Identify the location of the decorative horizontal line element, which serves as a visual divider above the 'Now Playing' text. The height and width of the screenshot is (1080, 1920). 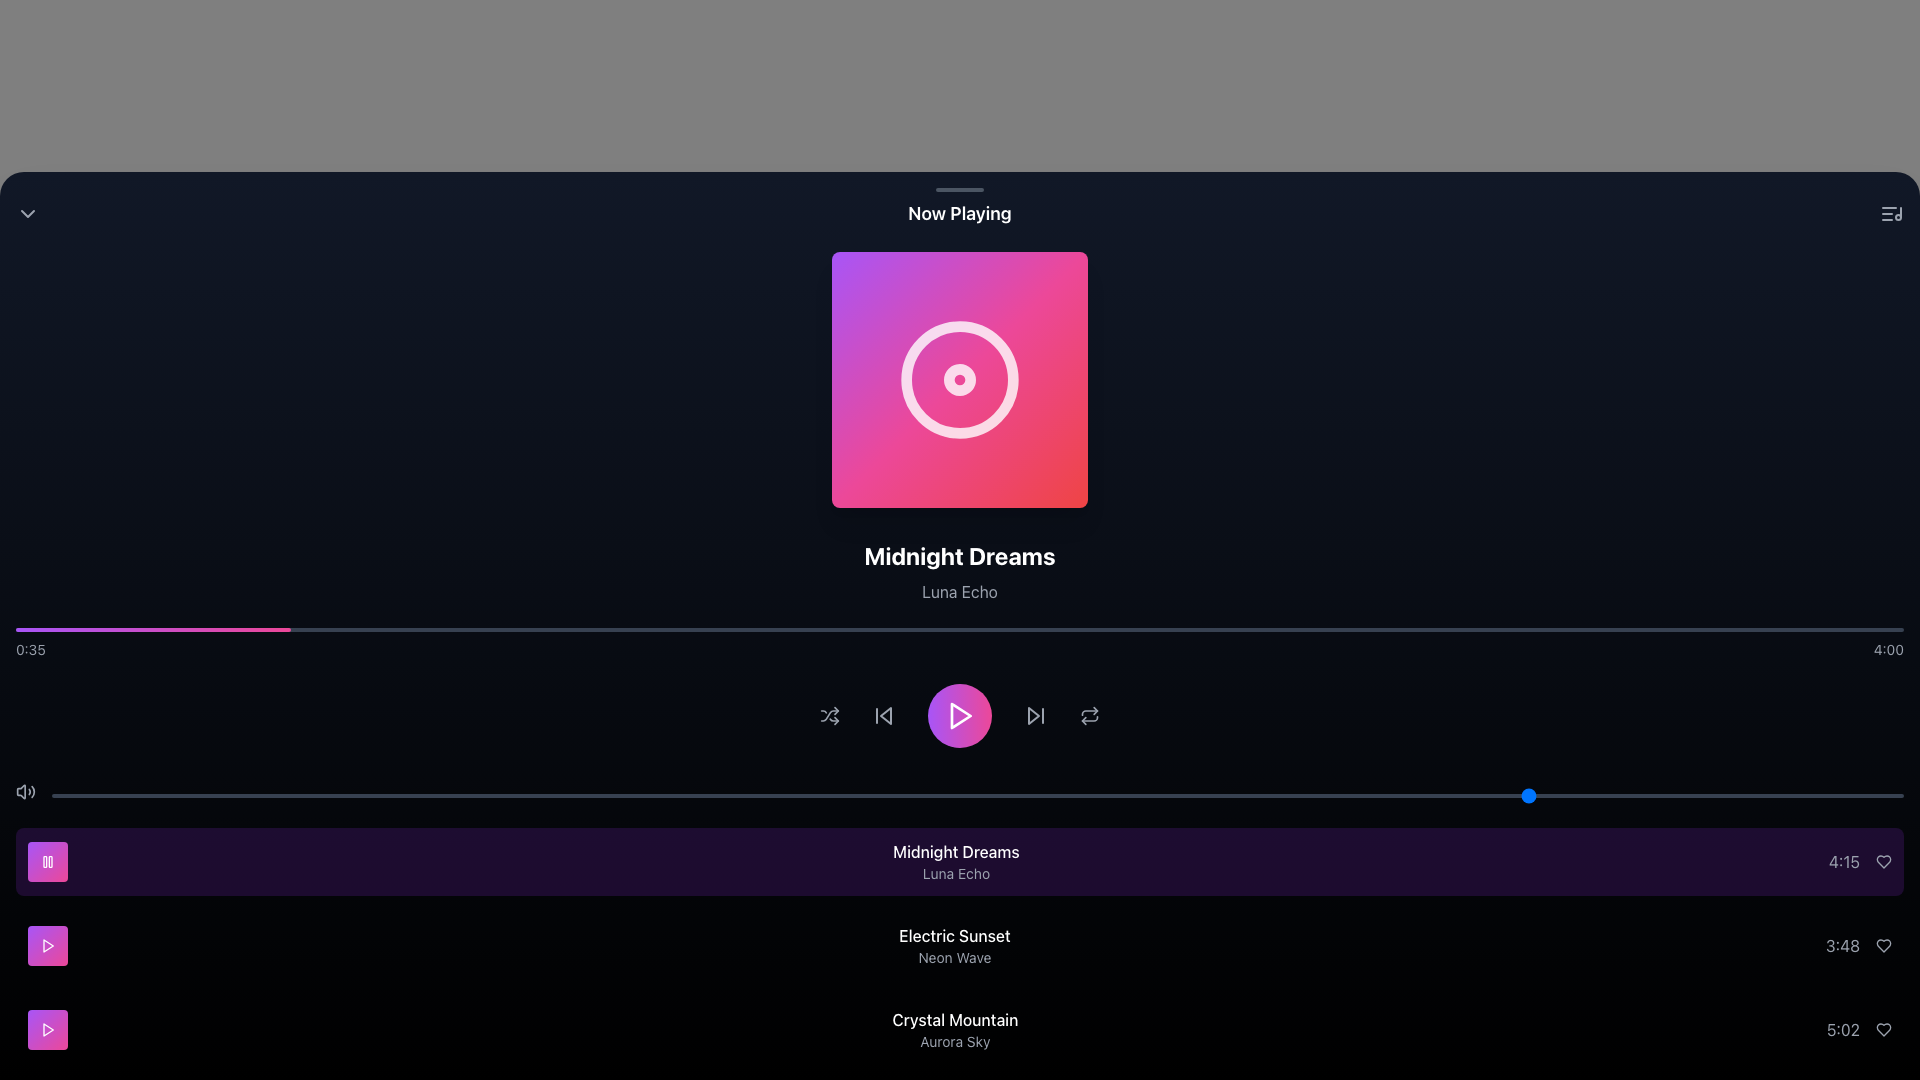
(960, 189).